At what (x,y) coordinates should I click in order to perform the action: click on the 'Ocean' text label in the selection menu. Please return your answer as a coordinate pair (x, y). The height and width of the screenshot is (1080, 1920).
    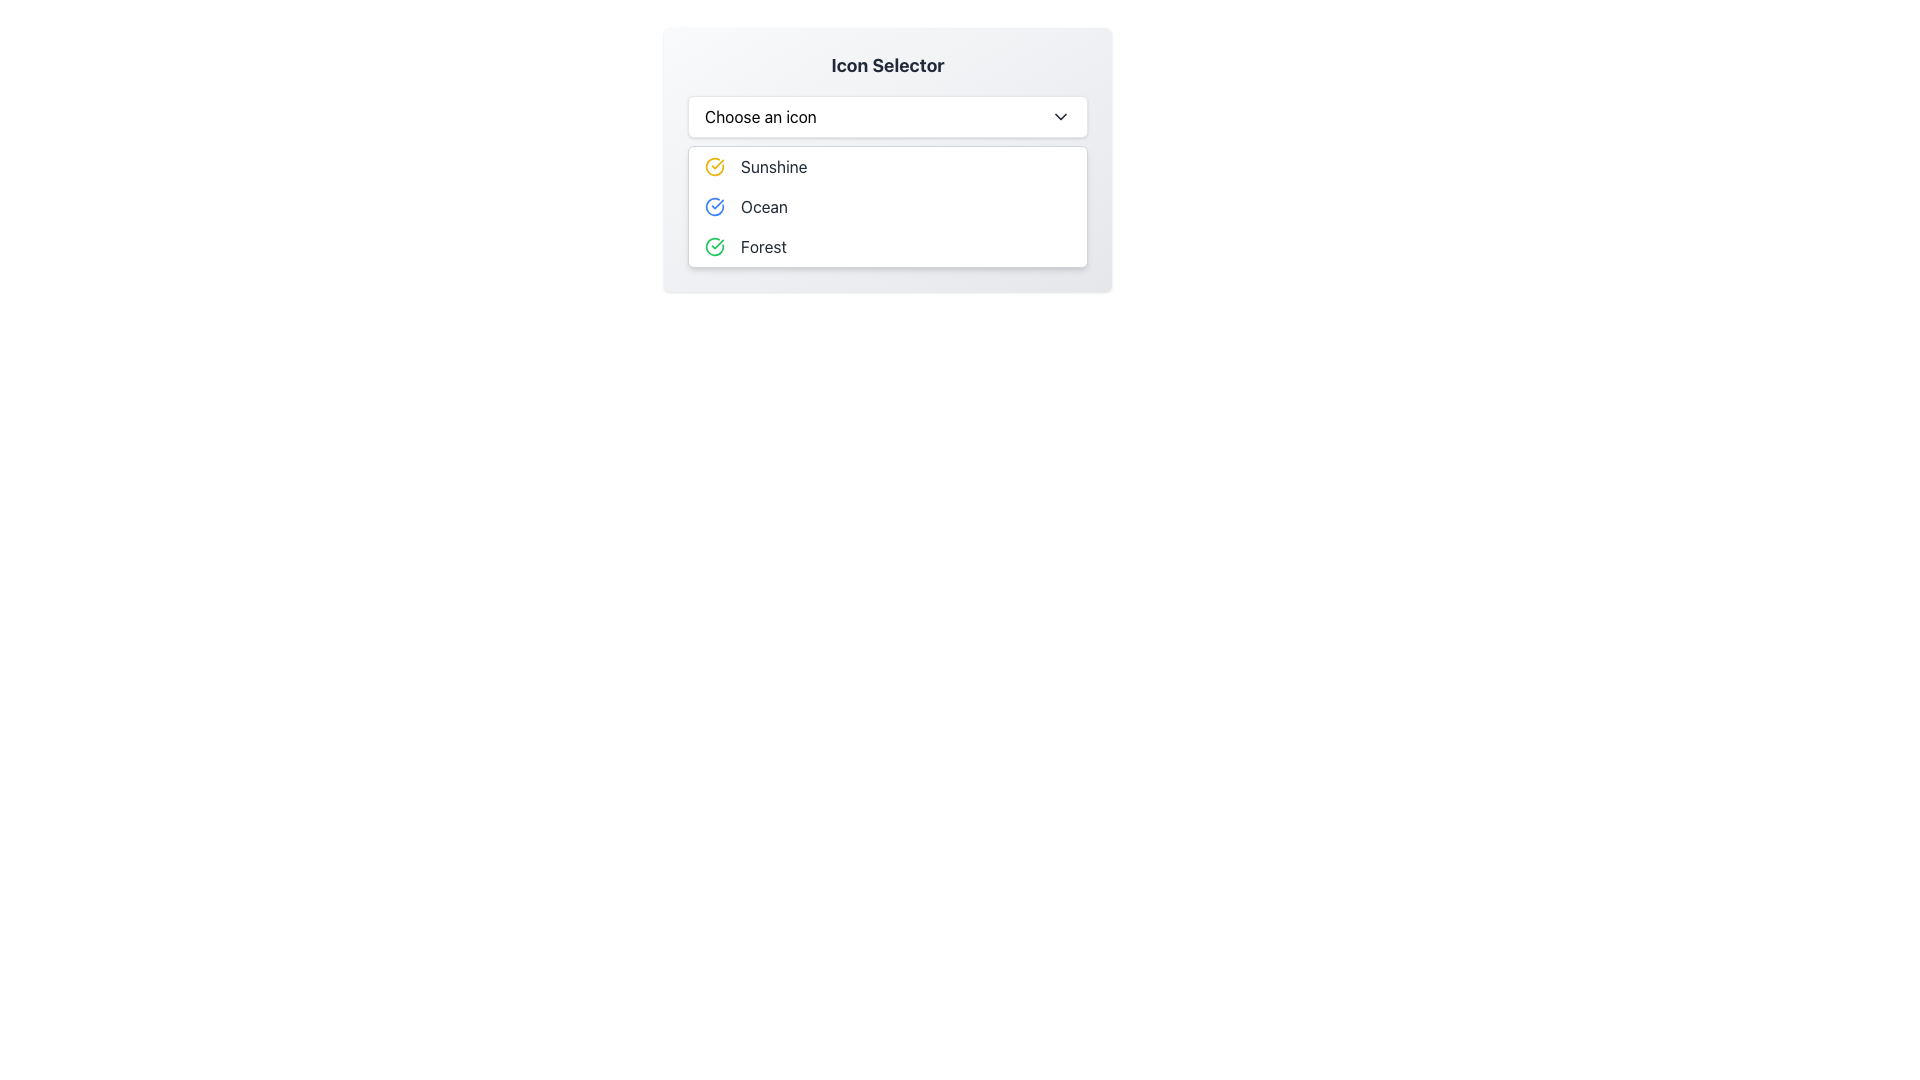
    Looking at the image, I should click on (763, 207).